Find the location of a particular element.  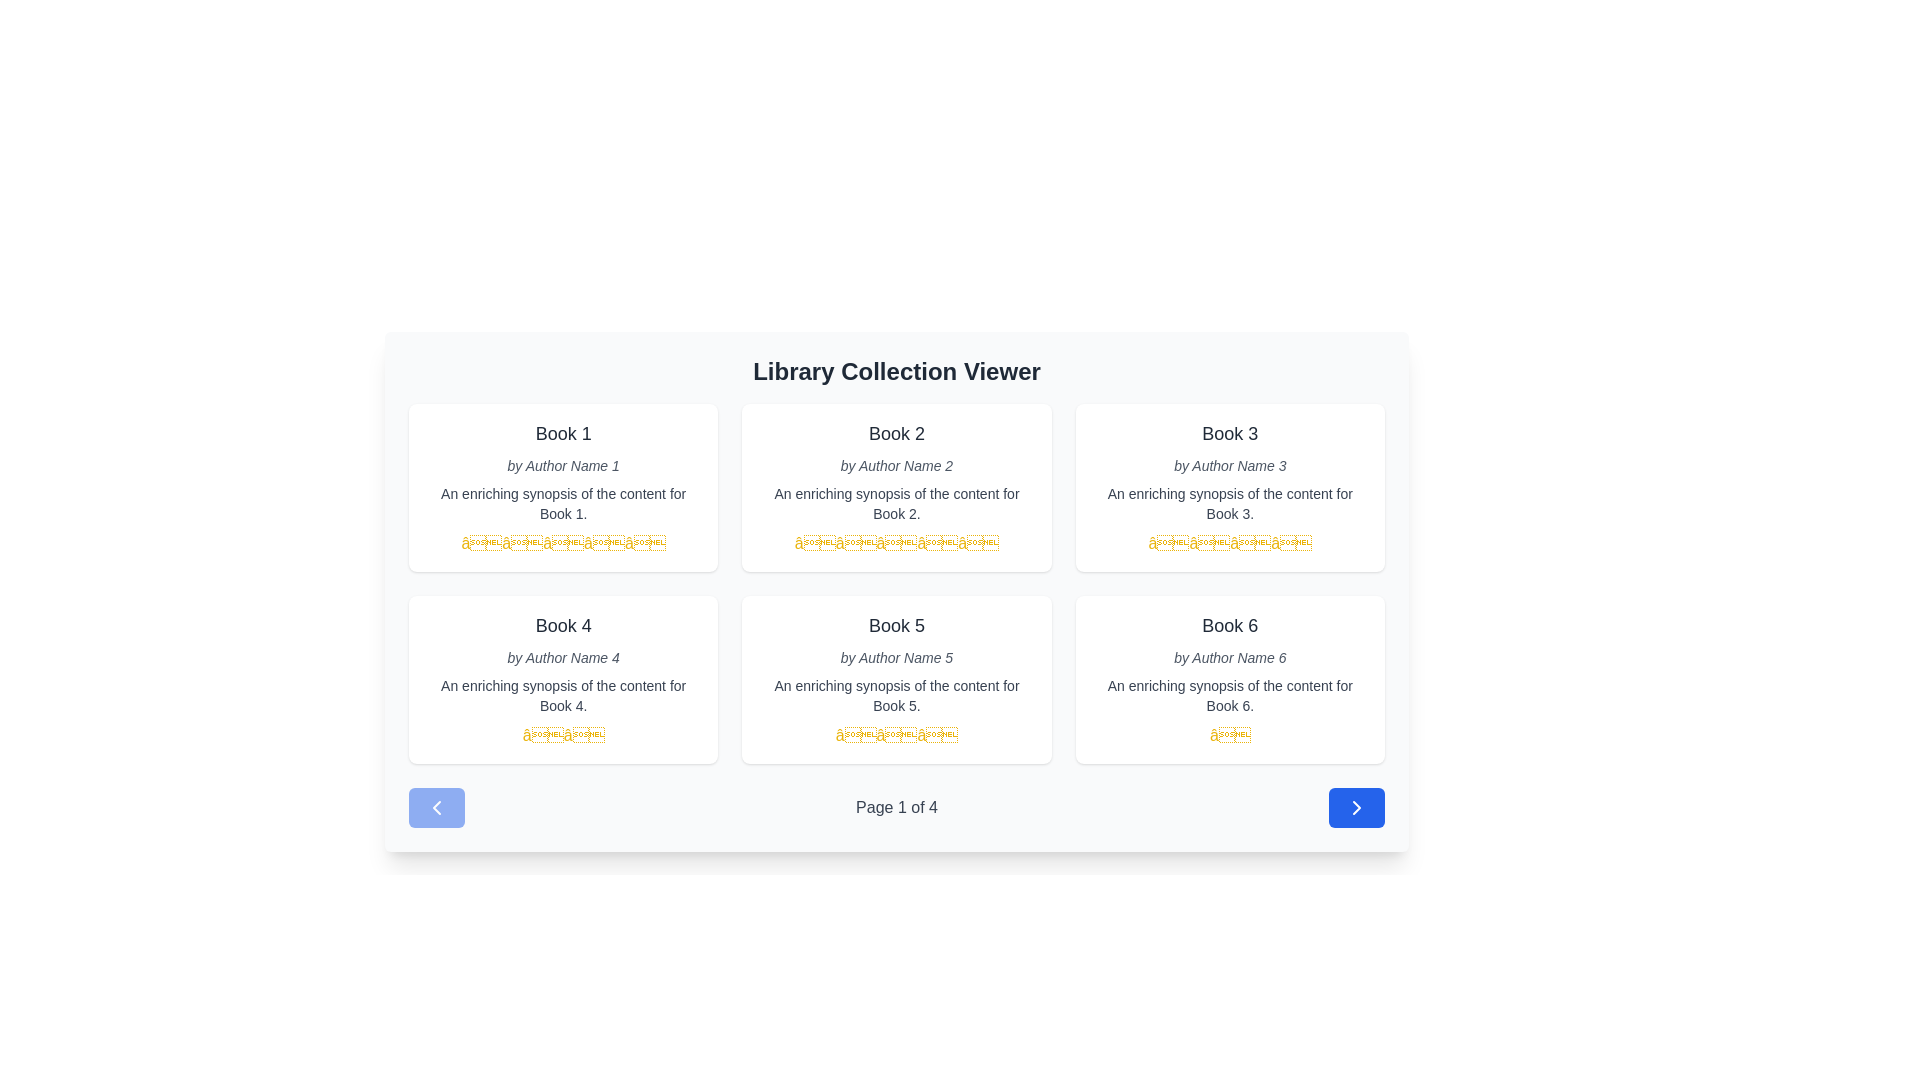

the fourth star in the rating system for 'Book 2', which serves as a visual indicator of one unit in the rating is located at coordinates (936, 543).